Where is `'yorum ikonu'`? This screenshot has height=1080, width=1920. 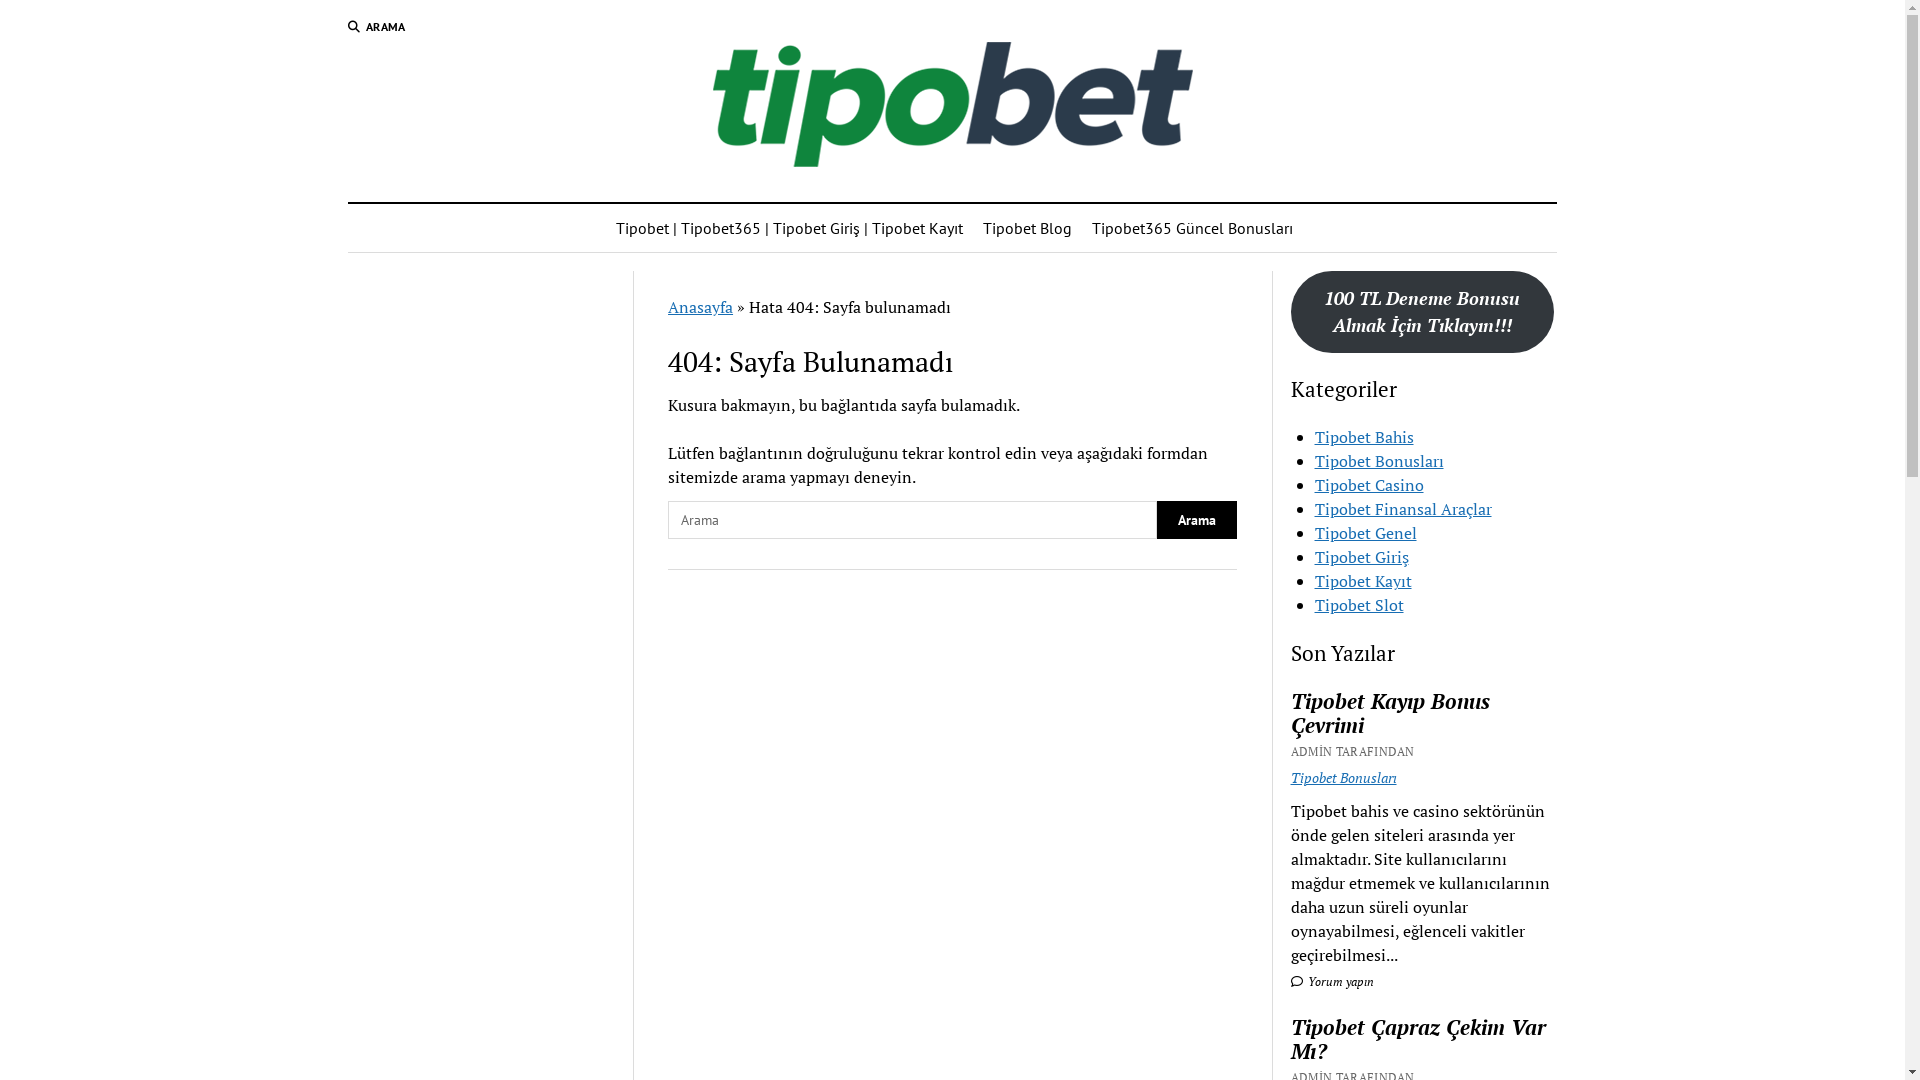
'yorum ikonu' is located at coordinates (1296, 981).